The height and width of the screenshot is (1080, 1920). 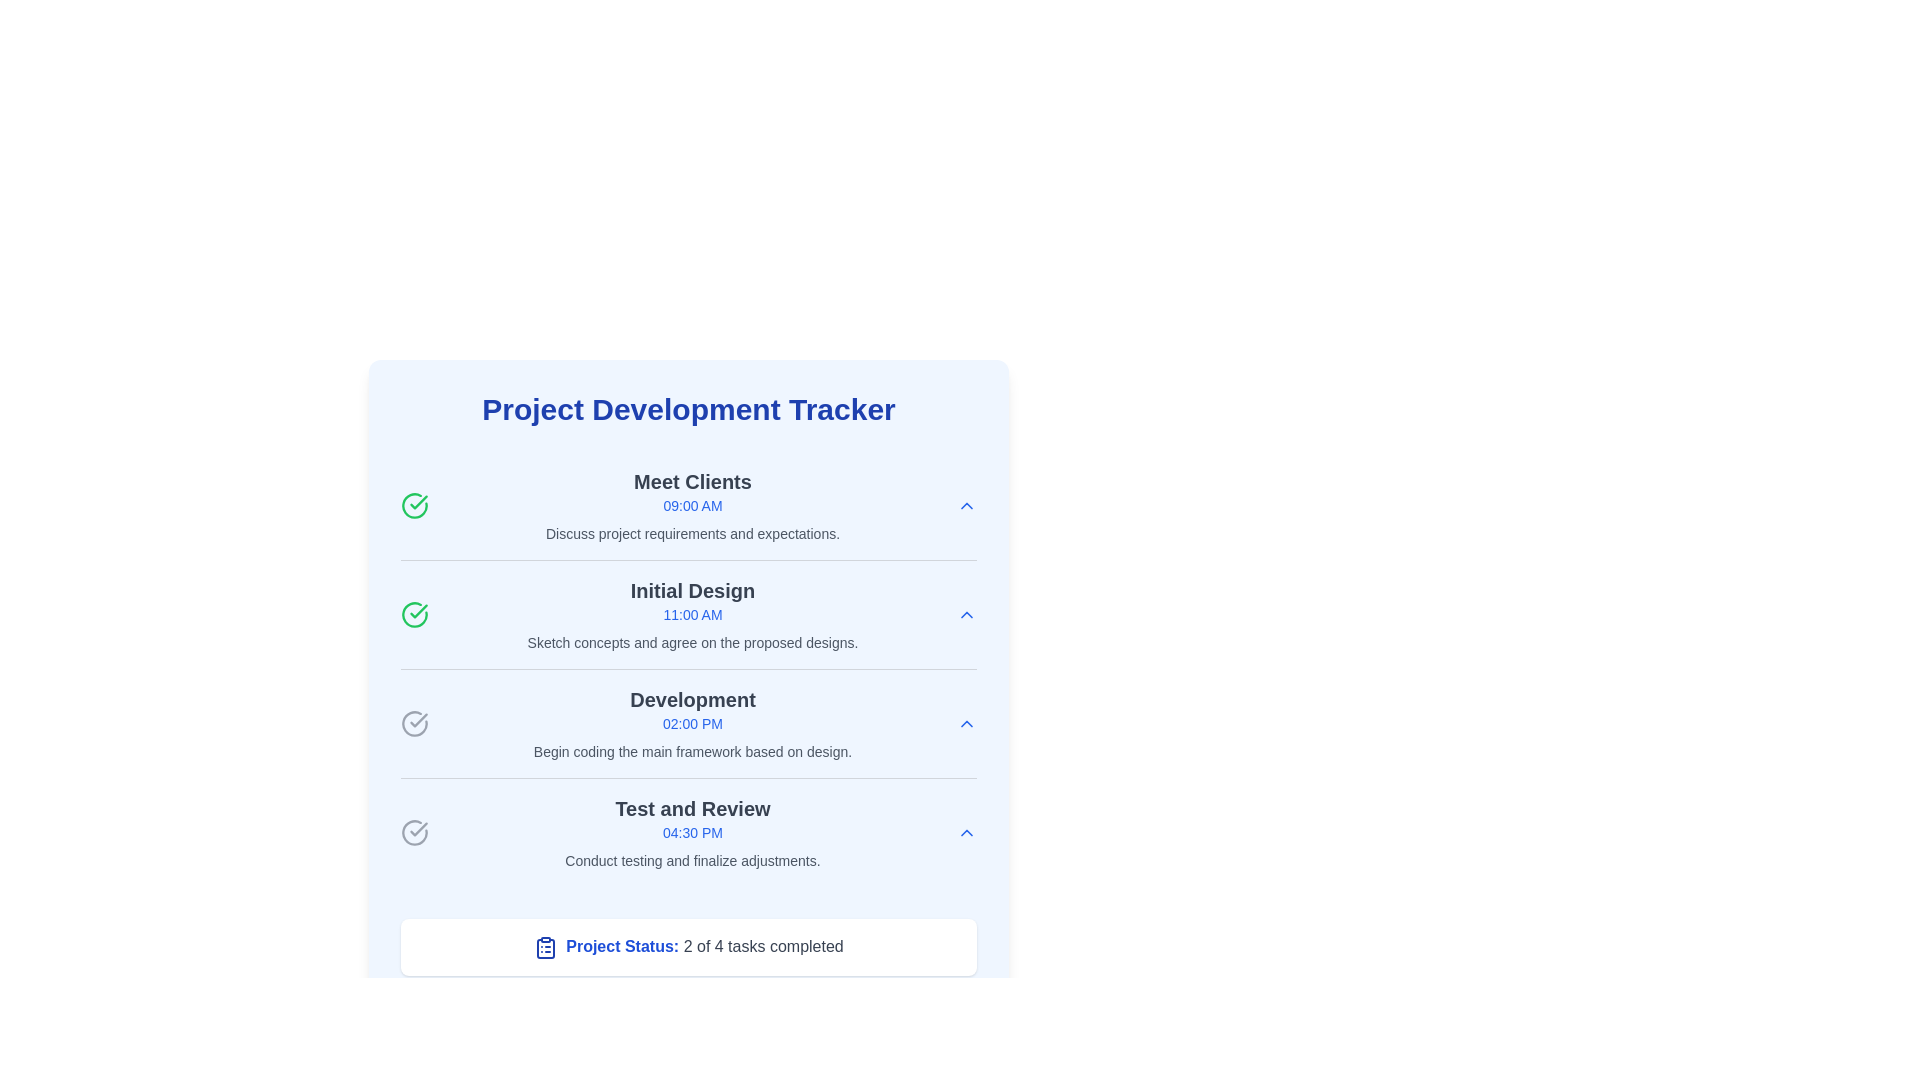 What do you see at coordinates (413, 504) in the screenshot?
I see `the completion indicator icon located in the leftmost position of the row with the heading 'Meet Clients' and subtext 'Discuss project requirements and expectations.'` at bounding box center [413, 504].